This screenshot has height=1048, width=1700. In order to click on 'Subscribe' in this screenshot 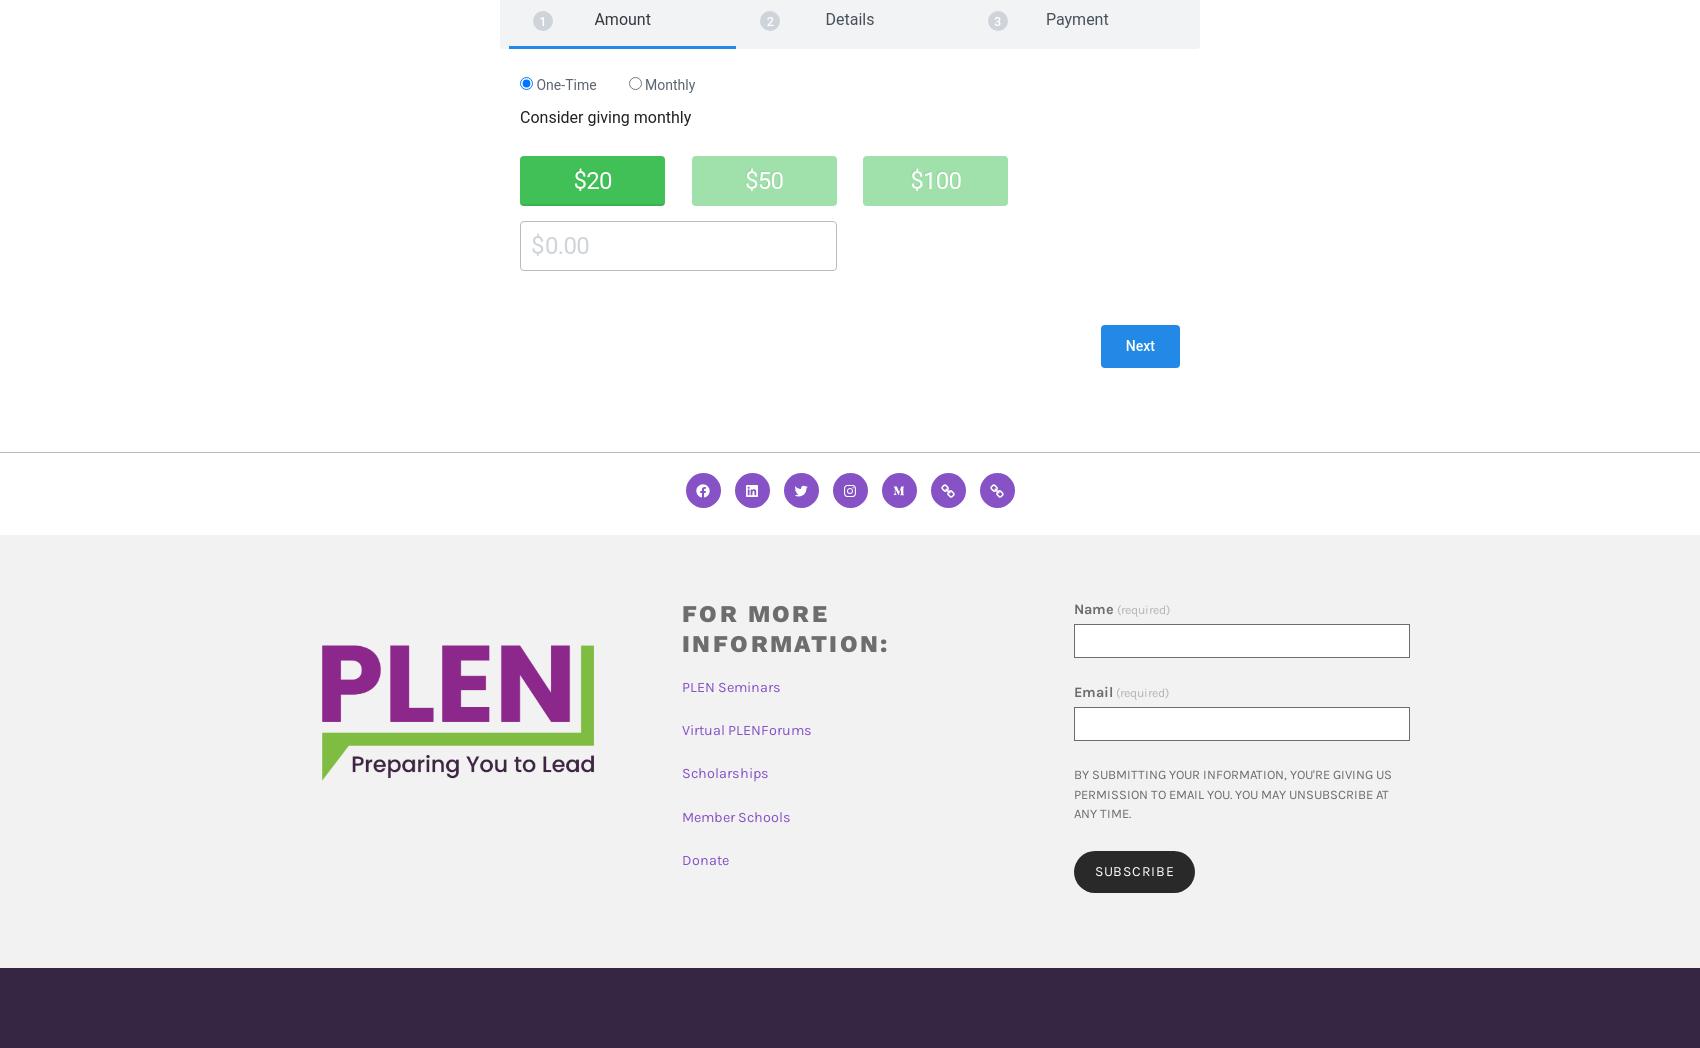, I will do `click(1134, 871)`.